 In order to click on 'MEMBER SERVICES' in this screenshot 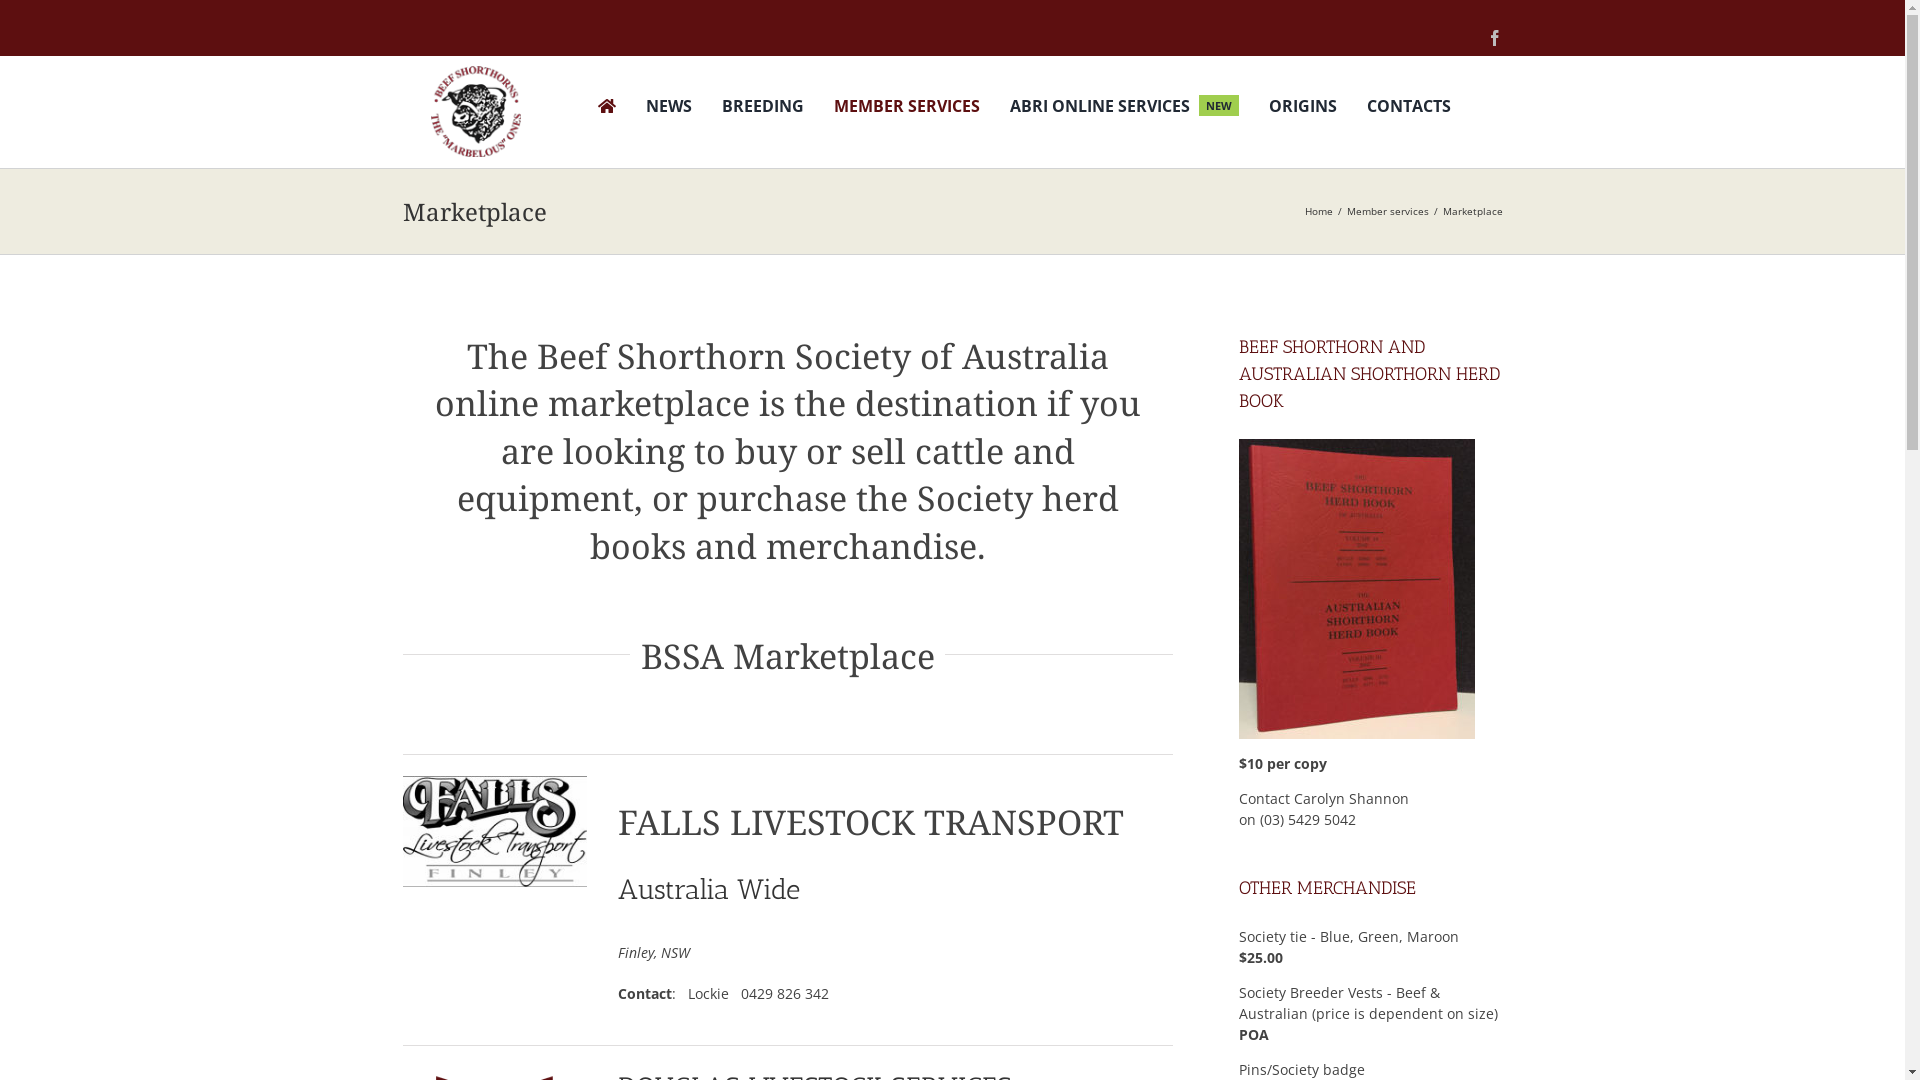, I will do `click(906, 108)`.